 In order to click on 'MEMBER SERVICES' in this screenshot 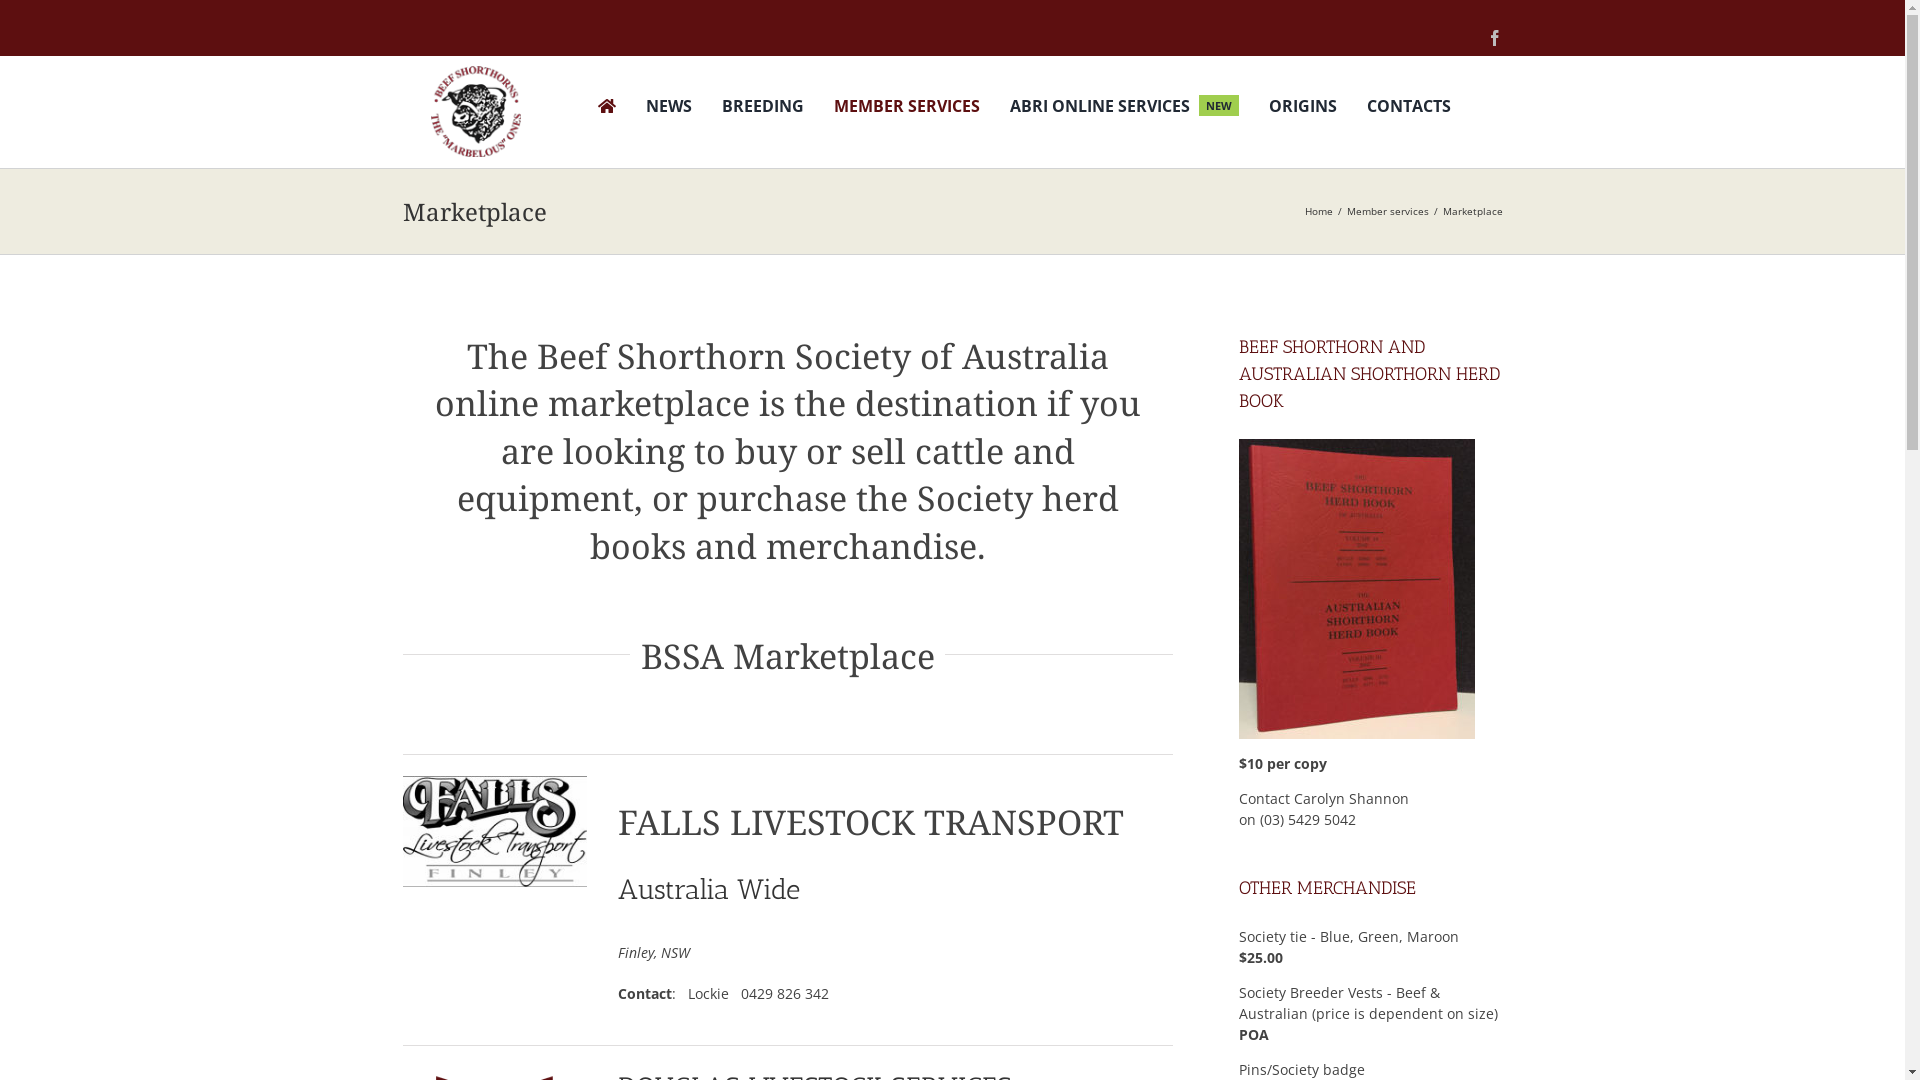, I will do `click(906, 108)`.